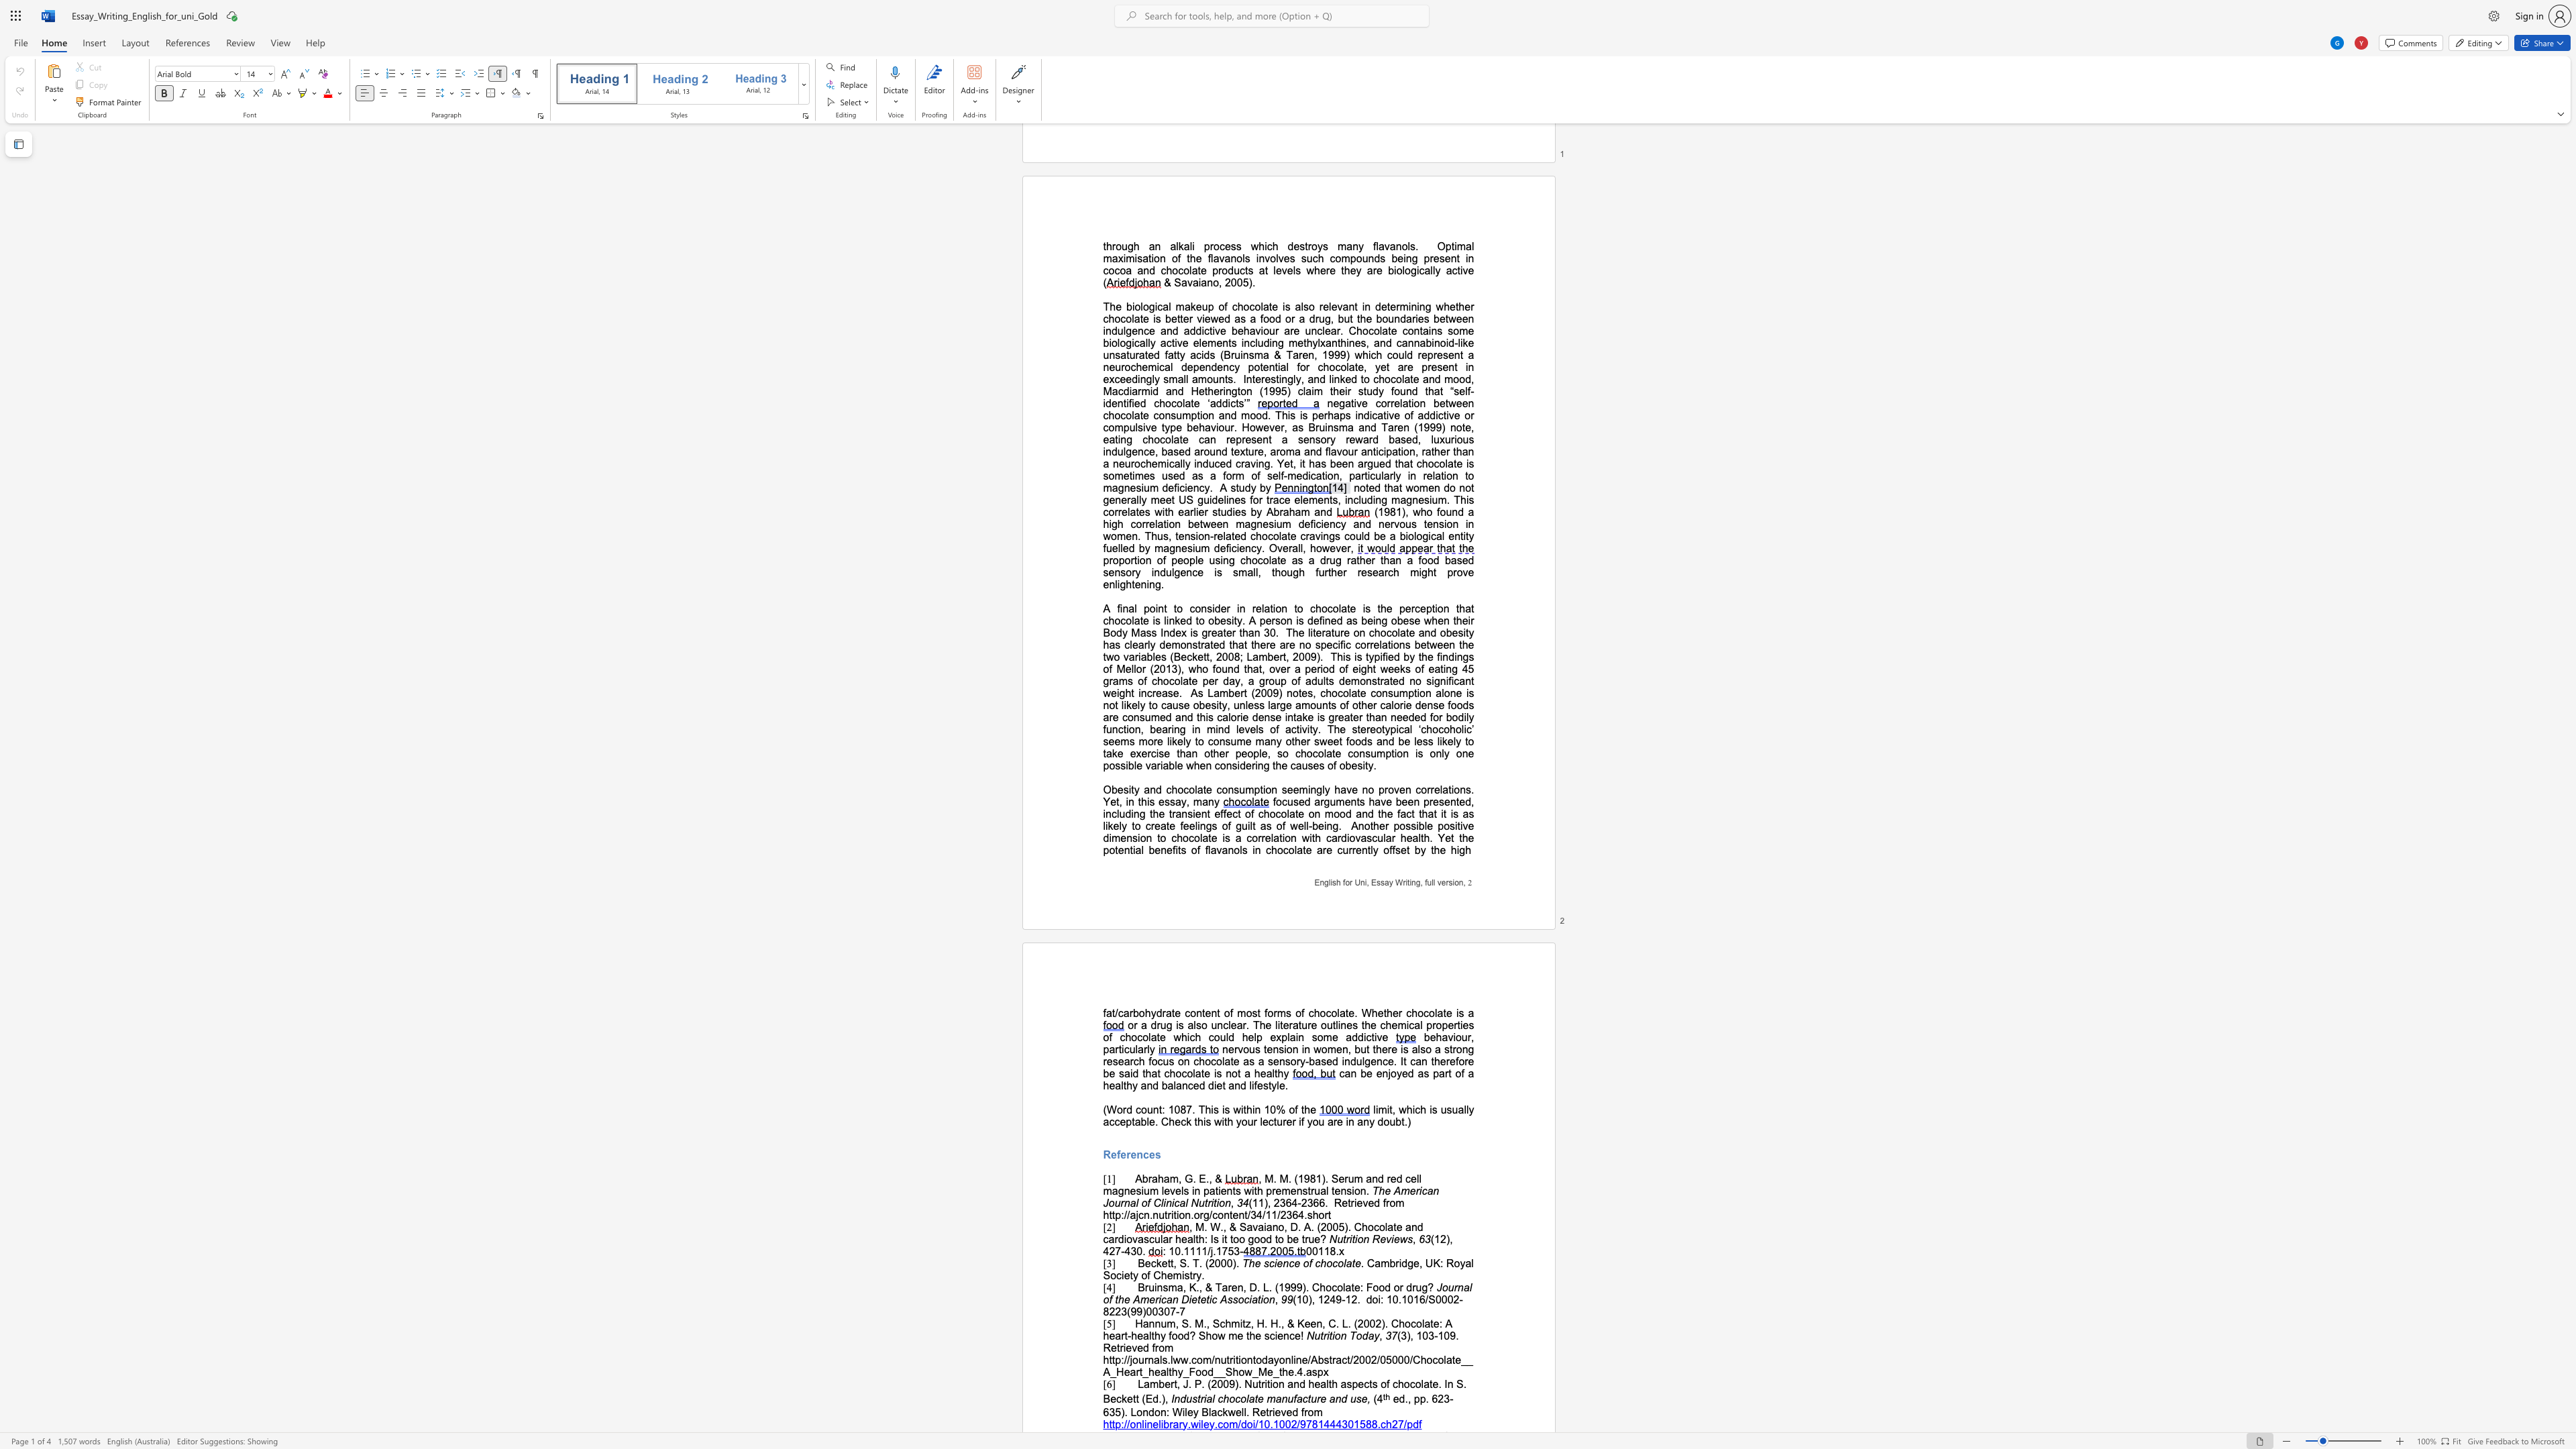 The height and width of the screenshot is (1449, 2576). What do you see at coordinates (1338, 1226) in the screenshot?
I see `the subset text "5). Chocolate and cardiovascular hea" within the text ", M. W., & Savaiano, D. A. (2005). Chocolate and cardiovascular health: Is it too good to be true?"` at bounding box center [1338, 1226].